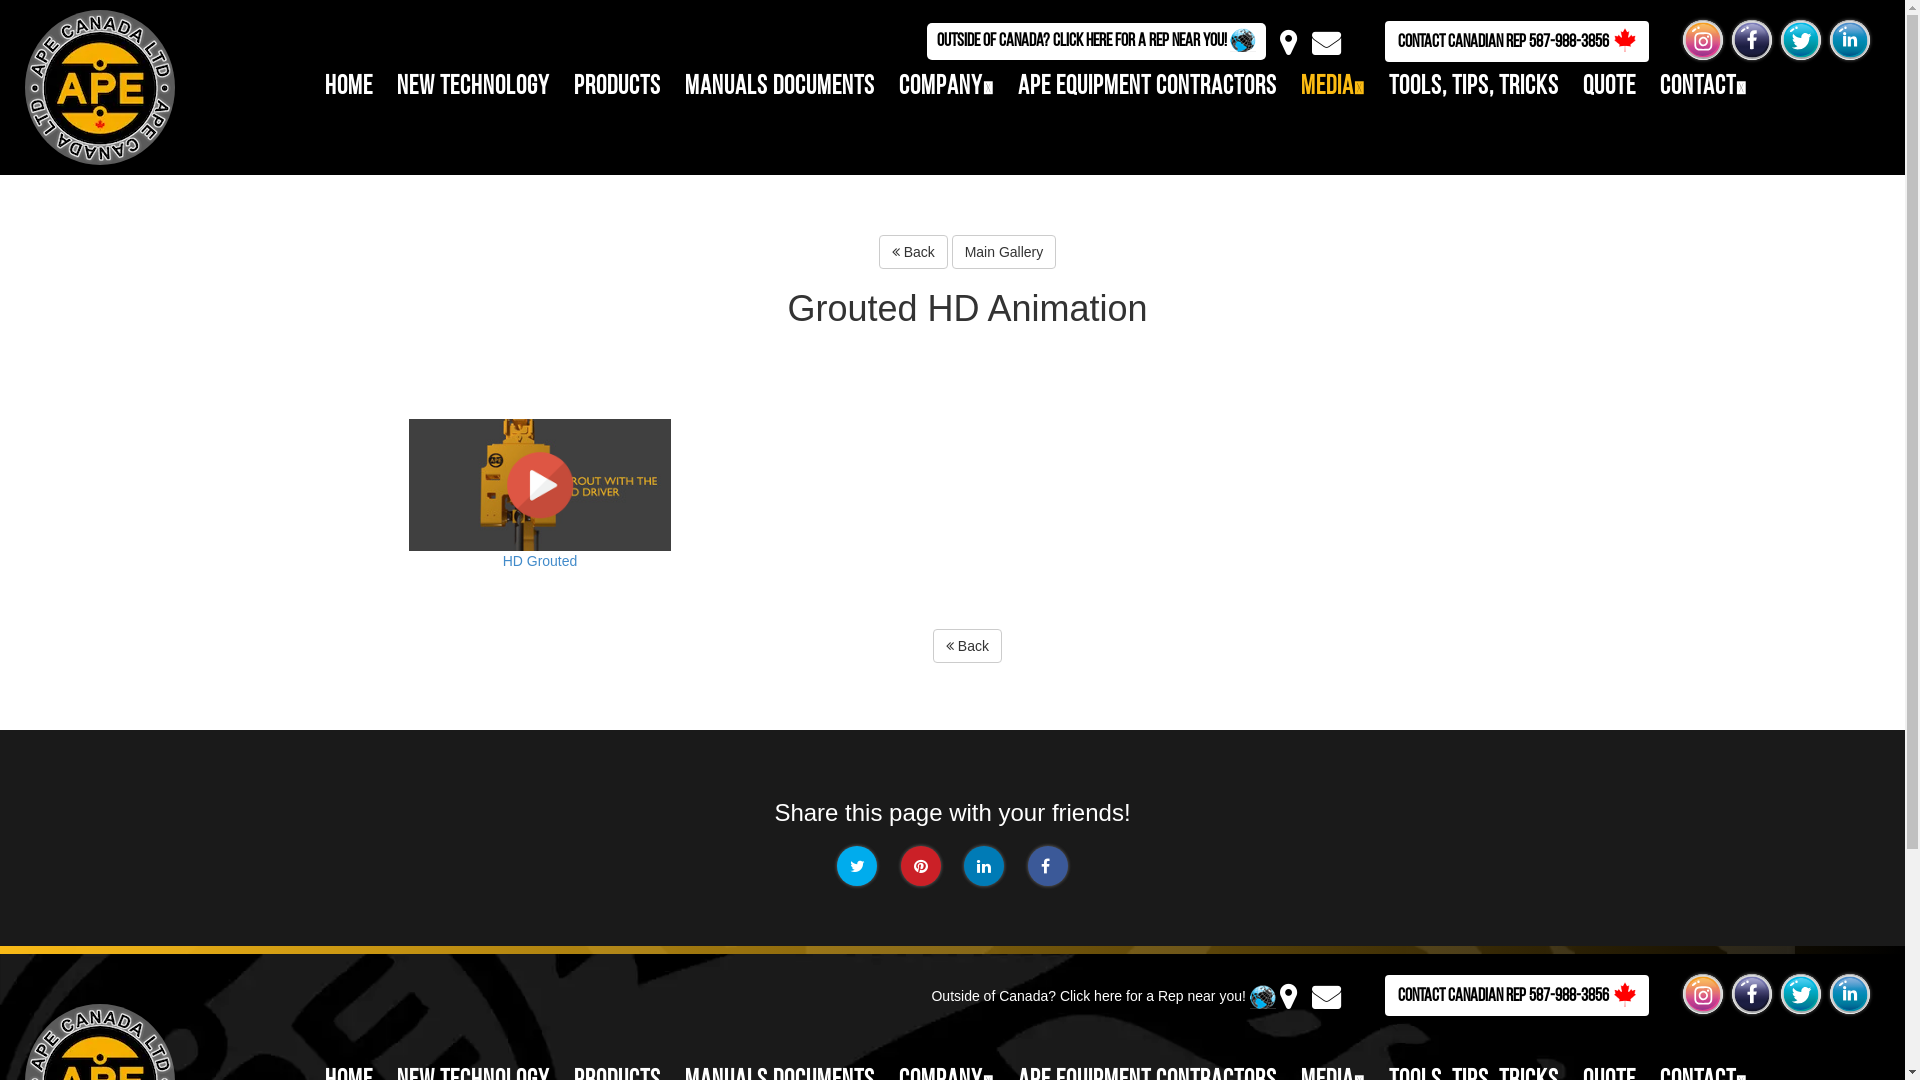 The image size is (1920, 1080). What do you see at coordinates (967, 645) in the screenshot?
I see `'Back'` at bounding box center [967, 645].